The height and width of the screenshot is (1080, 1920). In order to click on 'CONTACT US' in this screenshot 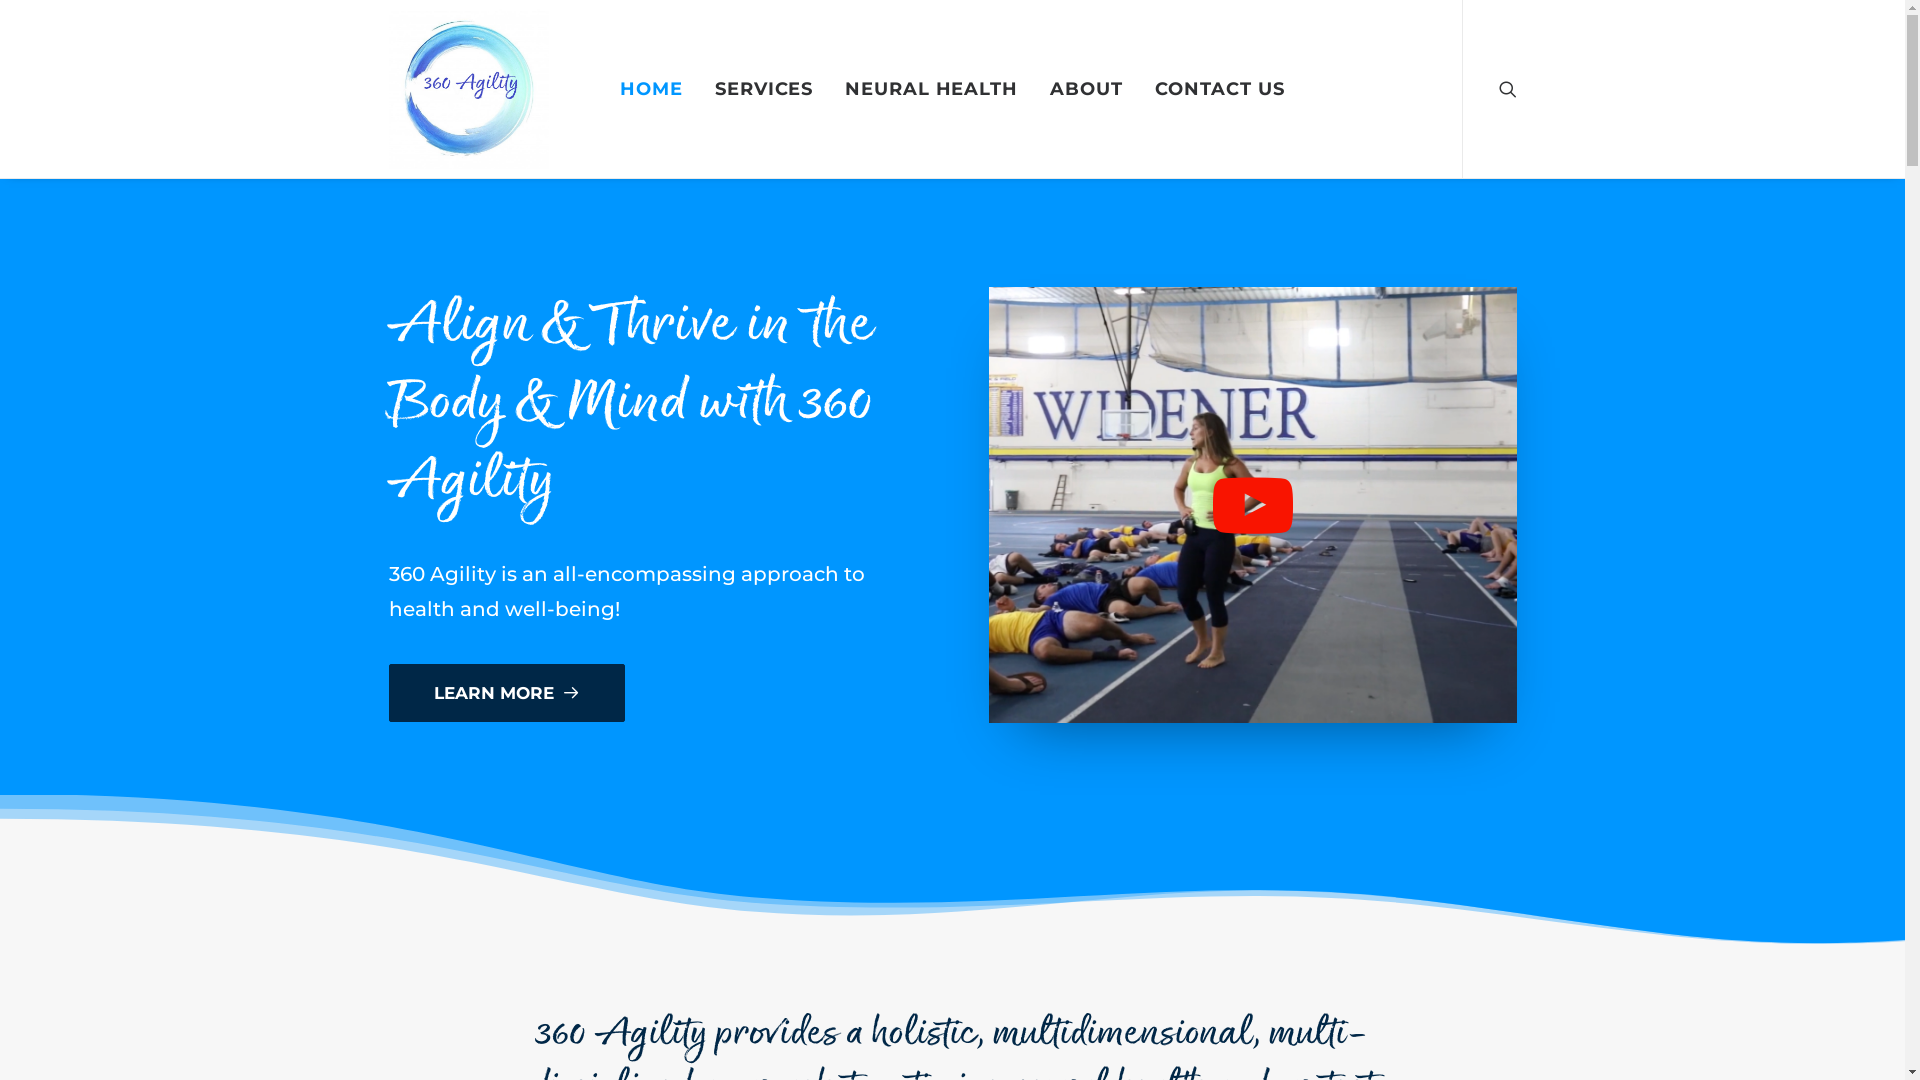, I will do `click(1218, 87)`.